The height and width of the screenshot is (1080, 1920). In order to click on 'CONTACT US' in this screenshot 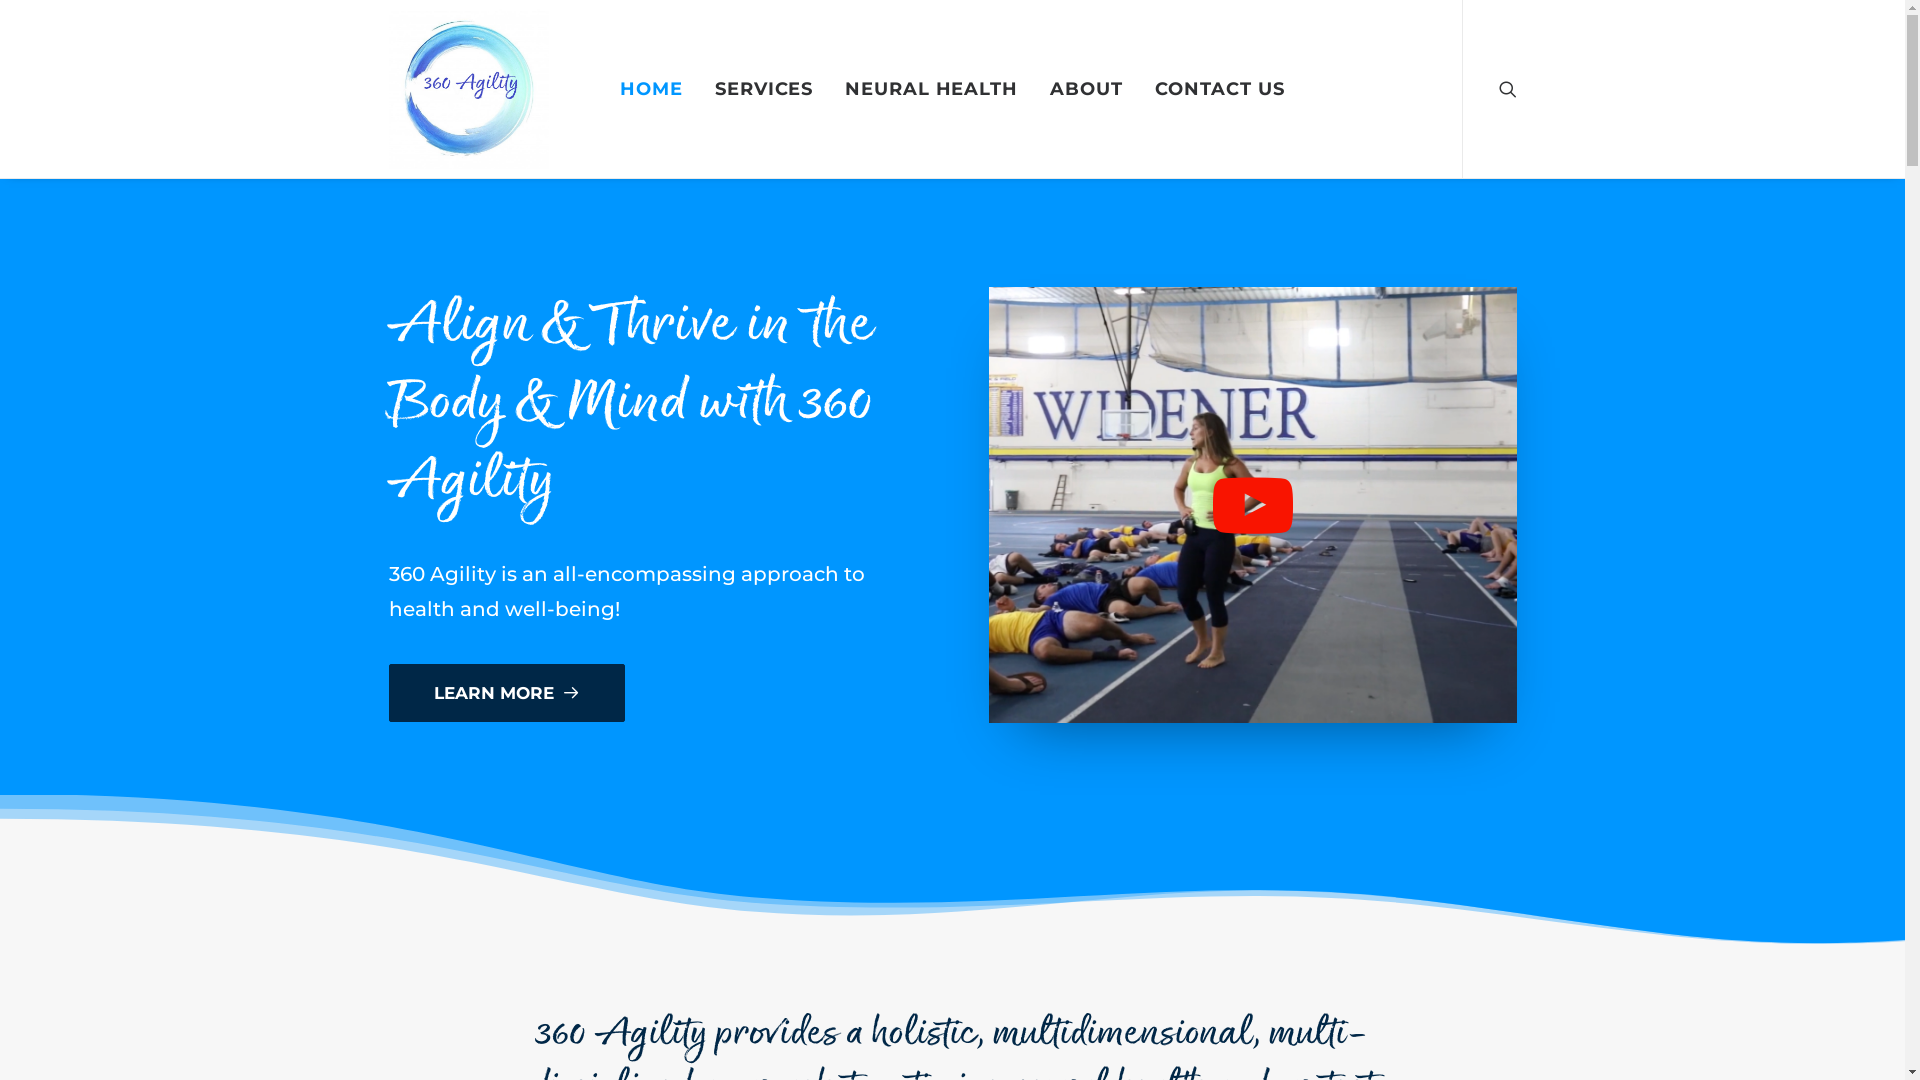, I will do `click(1218, 87)`.